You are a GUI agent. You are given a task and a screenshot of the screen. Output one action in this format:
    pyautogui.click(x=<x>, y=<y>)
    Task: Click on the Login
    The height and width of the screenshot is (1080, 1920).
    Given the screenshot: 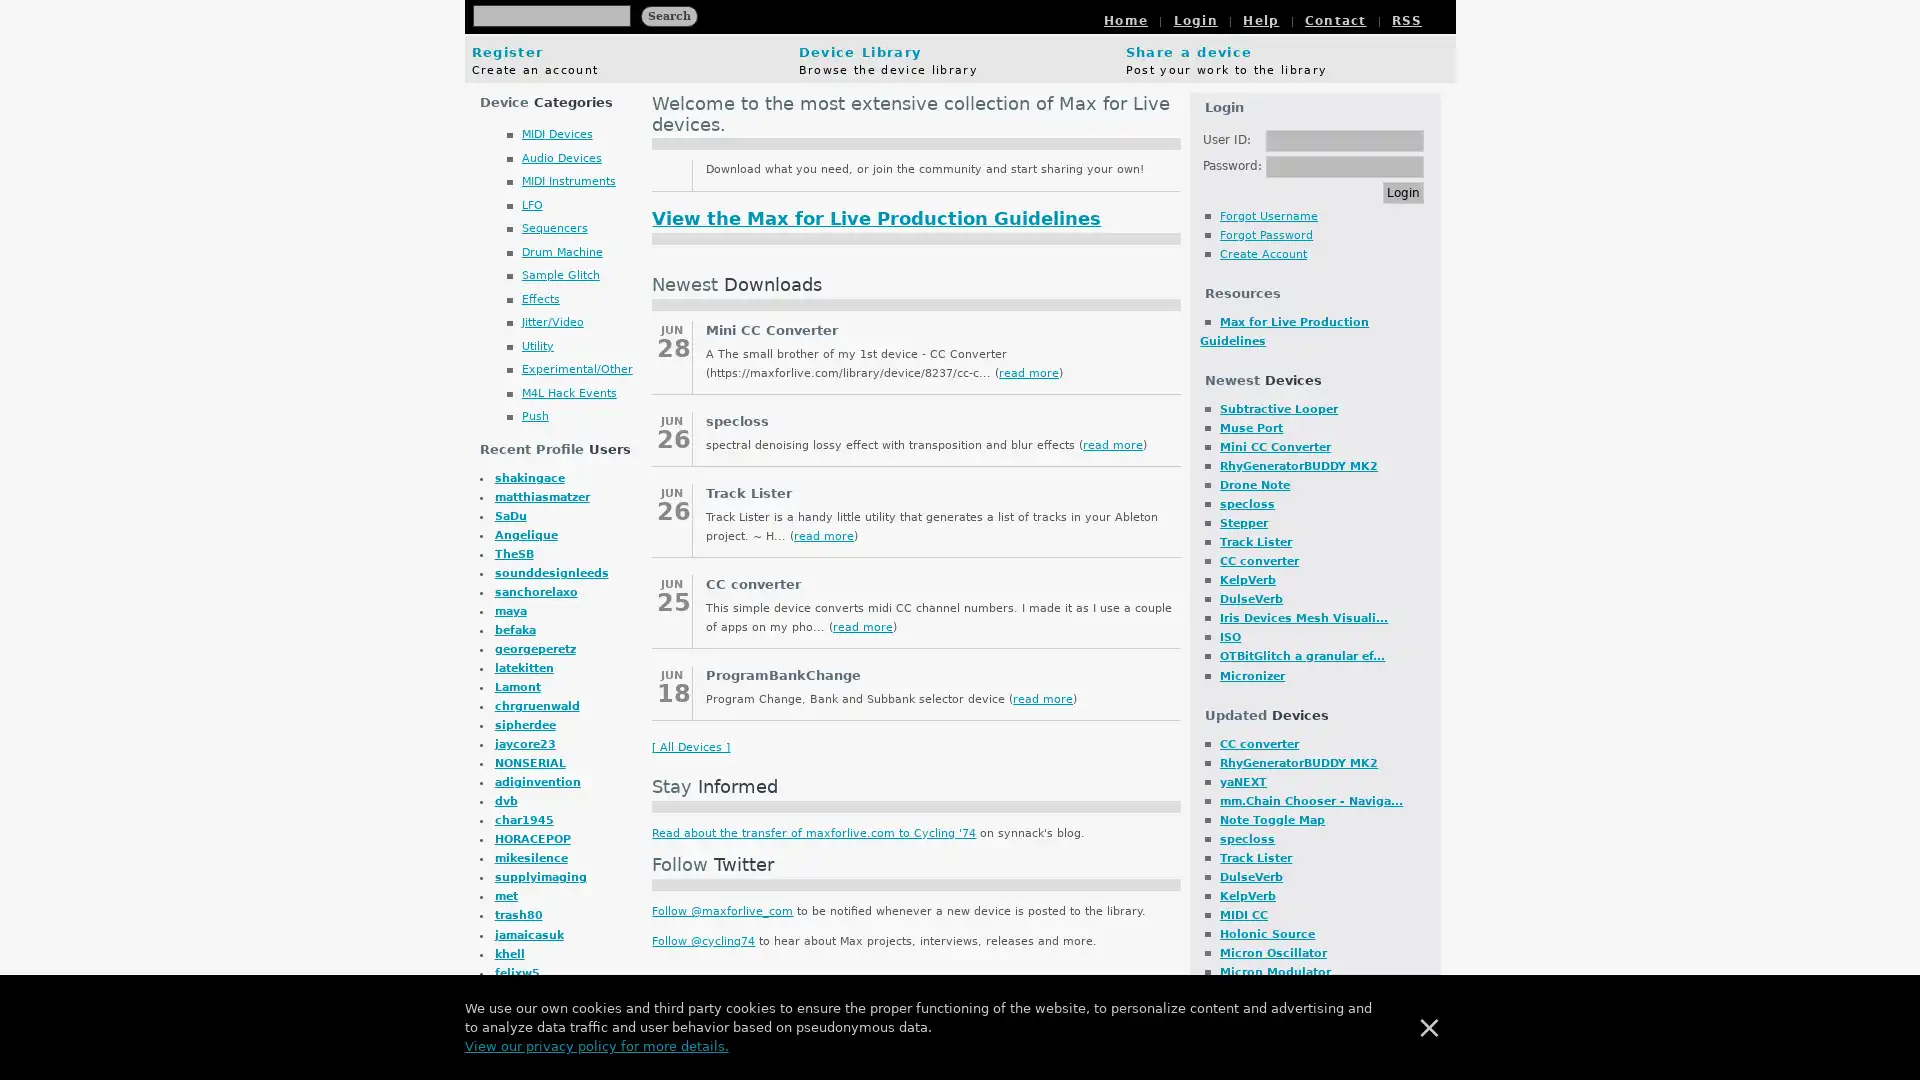 What is the action you would take?
    pyautogui.click(x=1402, y=192)
    